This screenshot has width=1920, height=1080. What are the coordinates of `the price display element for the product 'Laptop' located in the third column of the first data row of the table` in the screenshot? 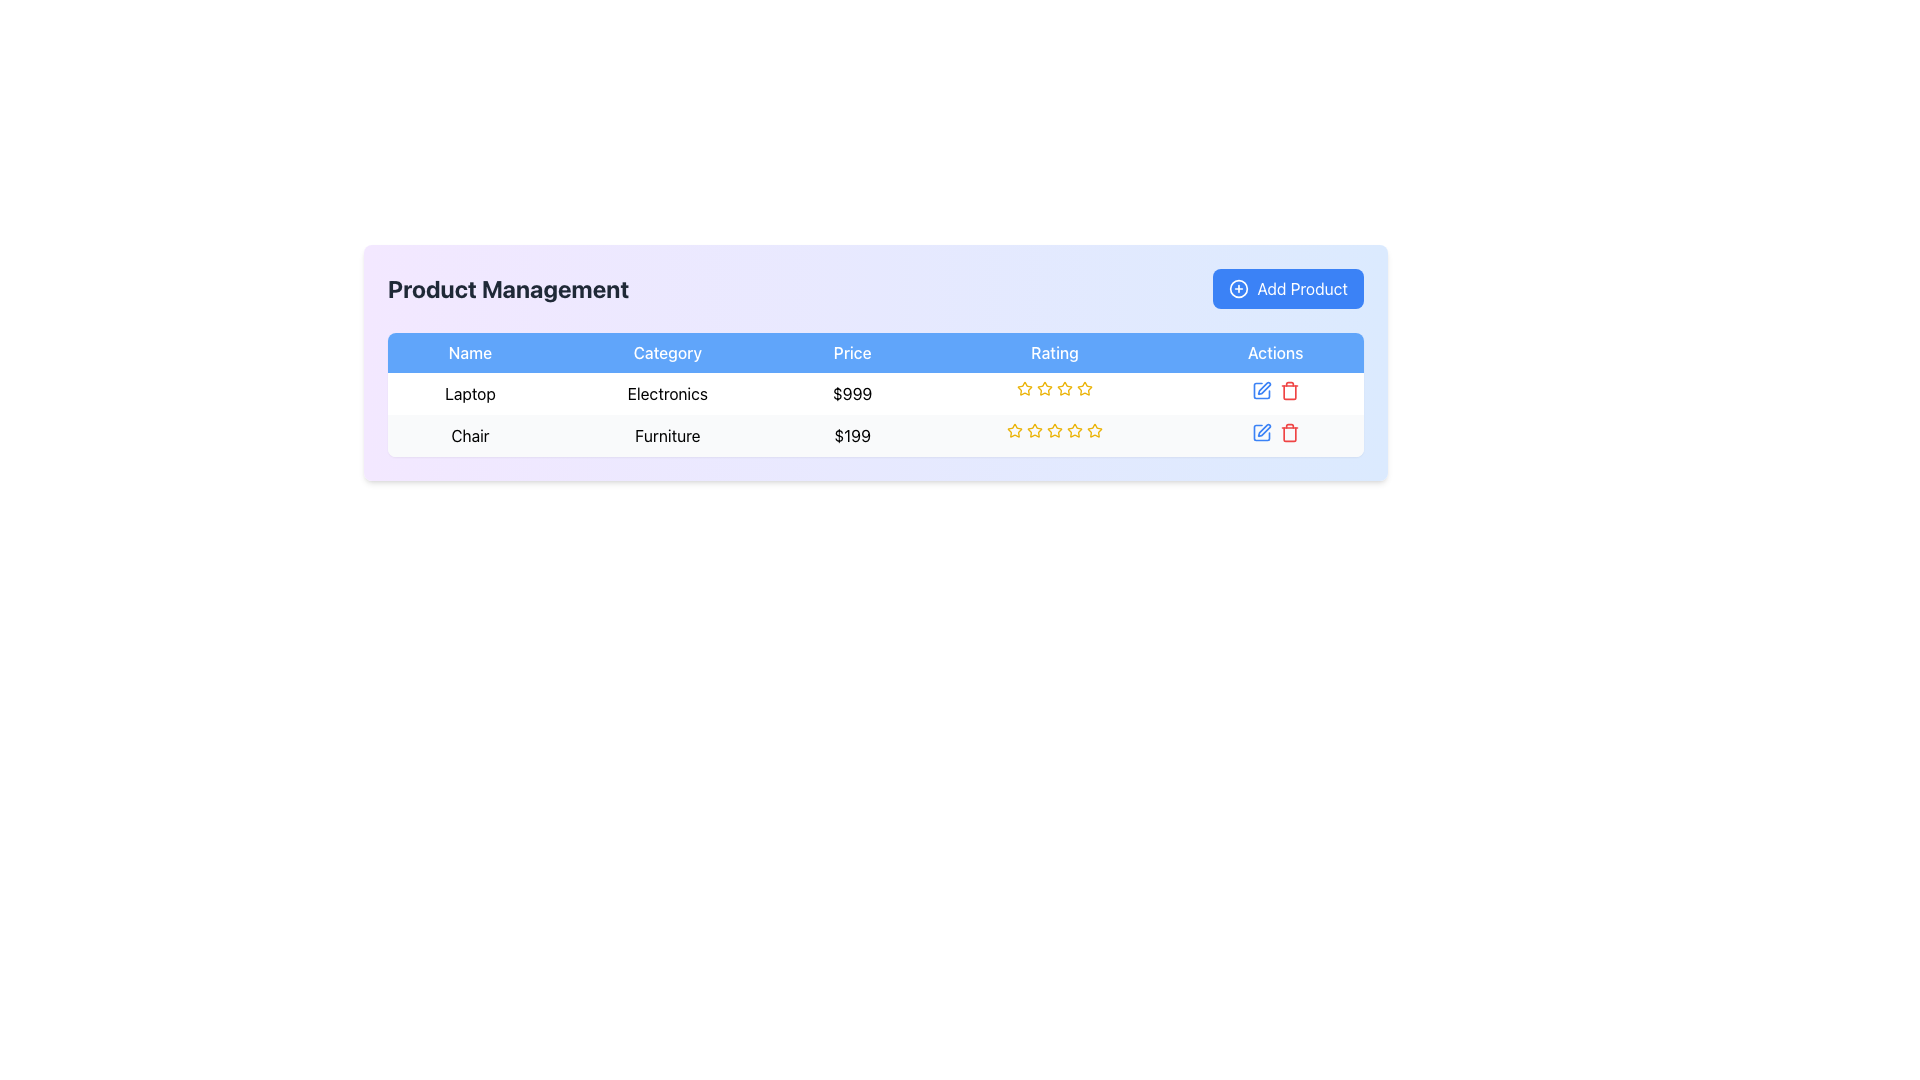 It's located at (875, 393).